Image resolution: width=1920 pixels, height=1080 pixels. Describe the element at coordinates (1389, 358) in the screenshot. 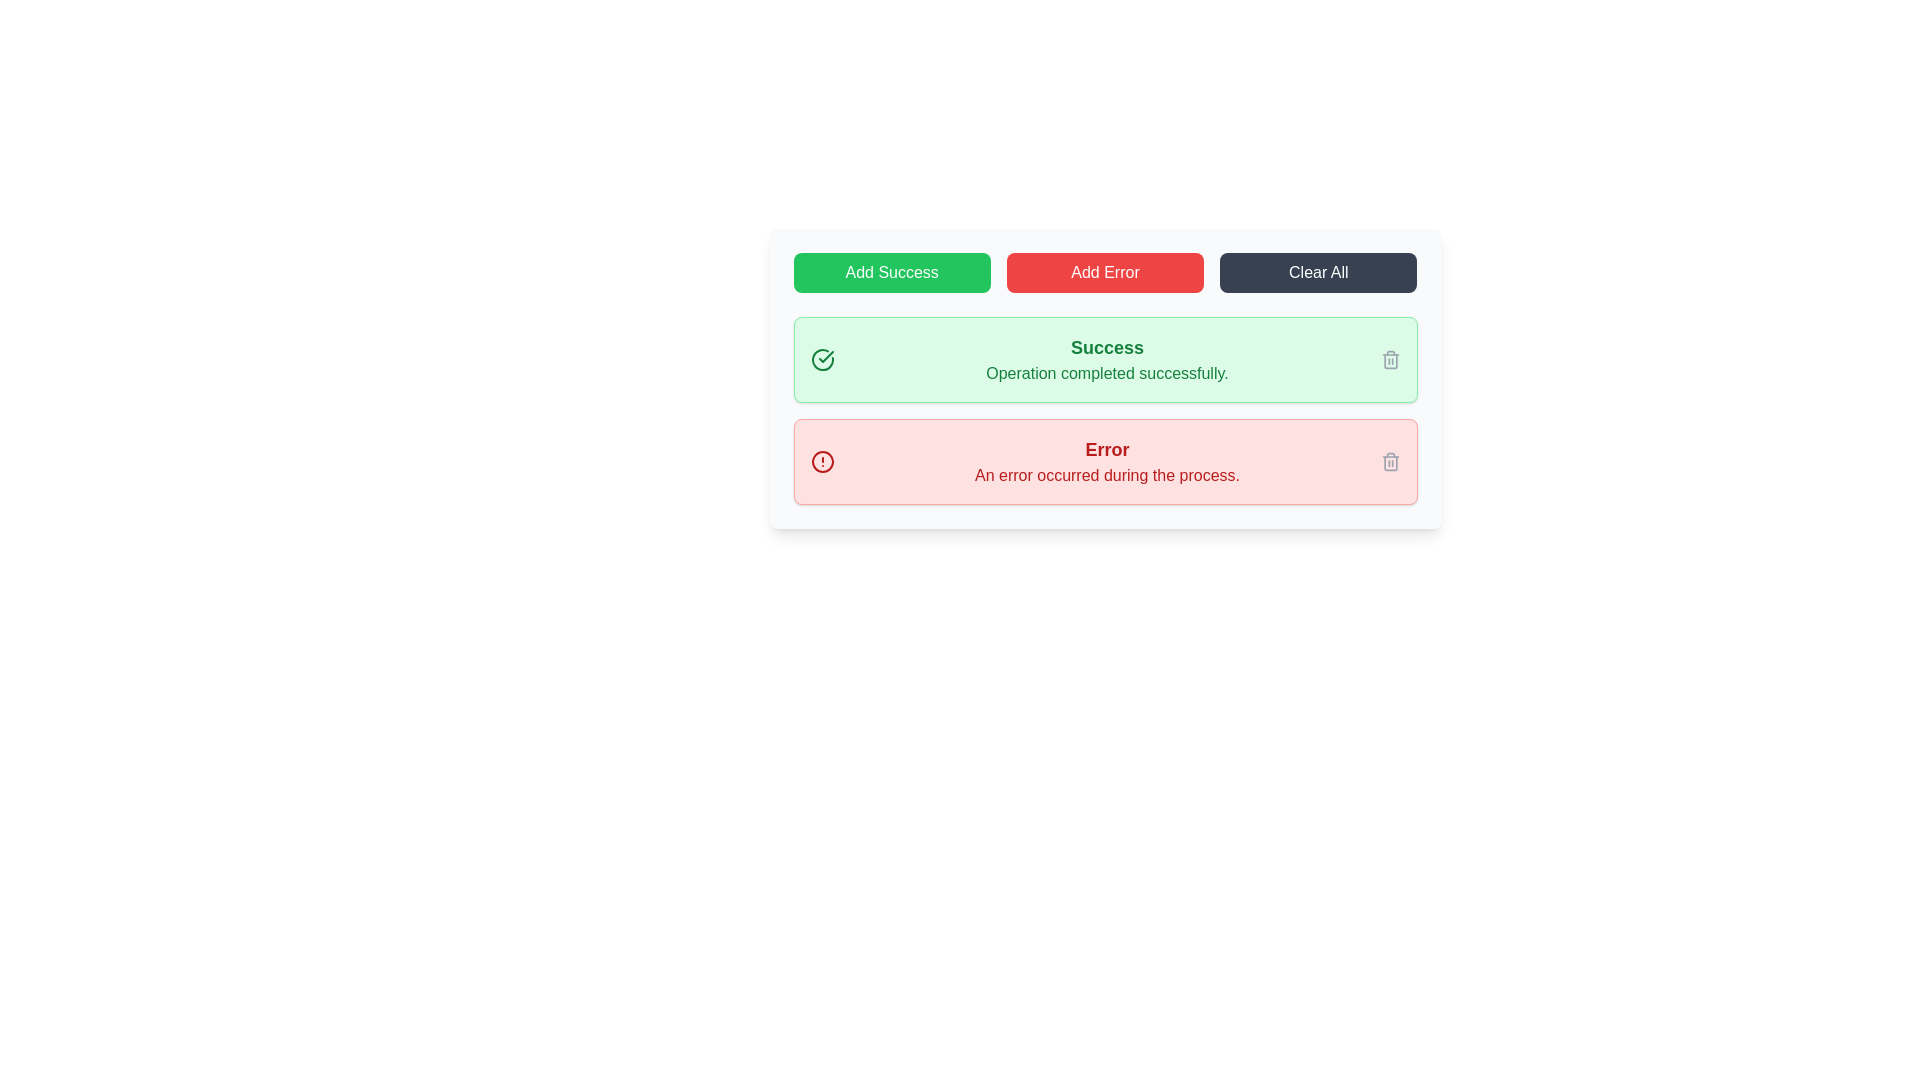

I see `the Trash Icon Button, which is a light gray icon located at the far right side of the green success notification box, adjacent to the text 'Operation completed successfully.'` at that location.